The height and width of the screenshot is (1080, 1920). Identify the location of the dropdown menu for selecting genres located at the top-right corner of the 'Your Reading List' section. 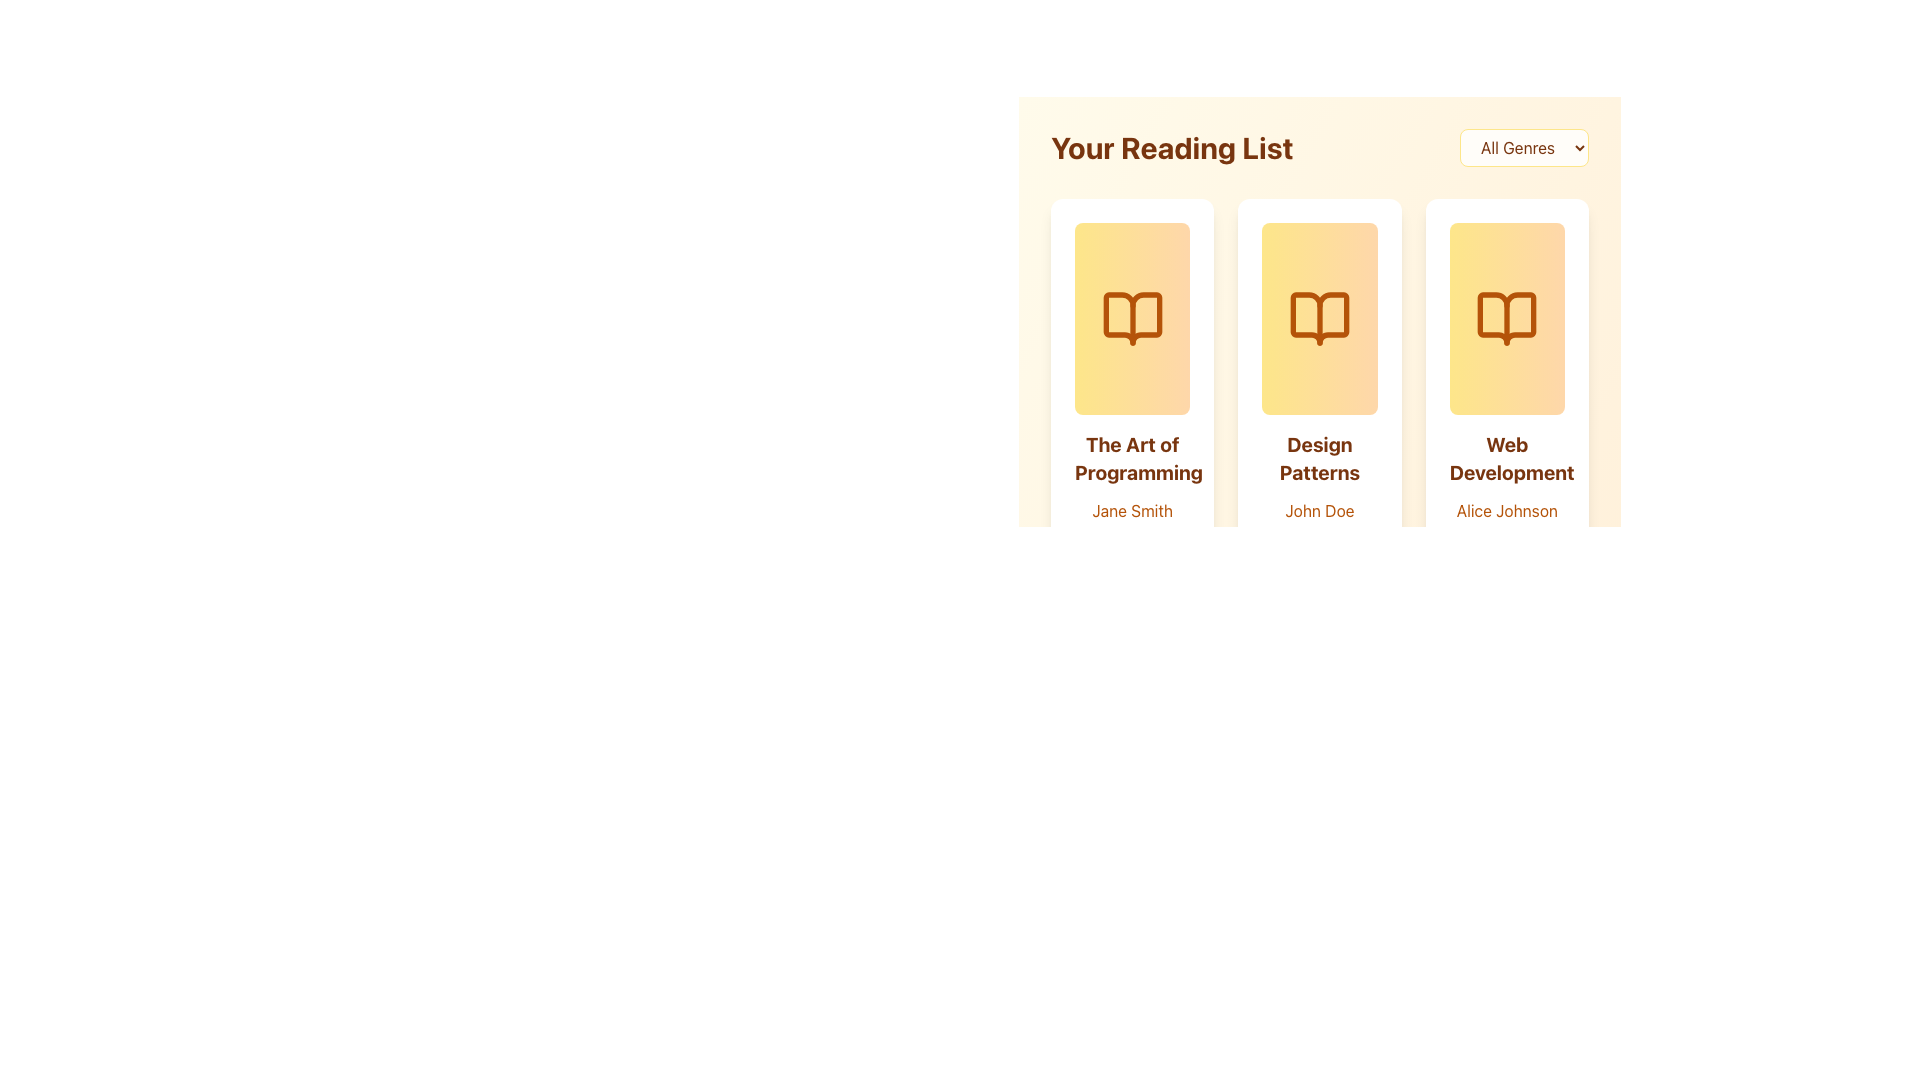
(1523, 146).